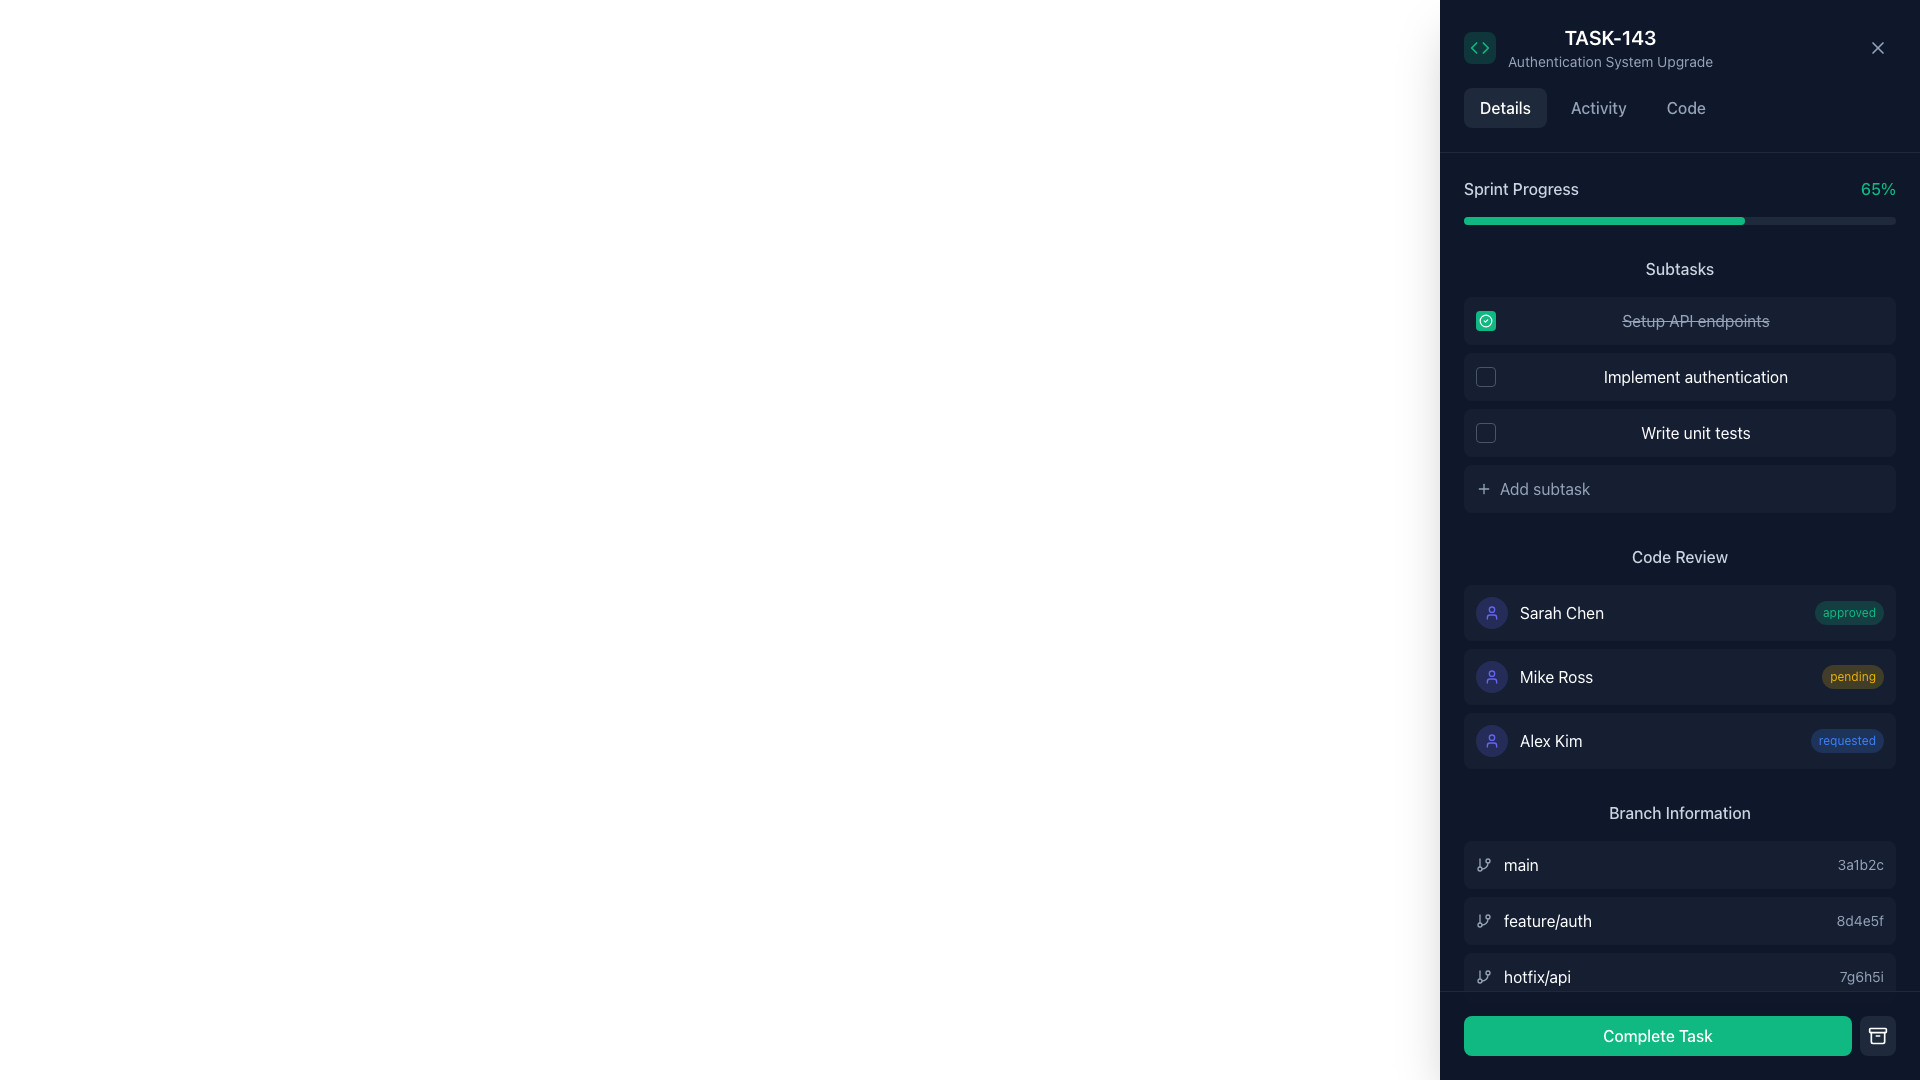 Image resolution: width=1920 pixels, height=1080 pixels. Describe the element at coordinates (1483, 975) in the screenshot. I see `the appearance of the Git branch icon located in the 'Branch Information' section, to the left of the text 'hotfix/api'` at that location.